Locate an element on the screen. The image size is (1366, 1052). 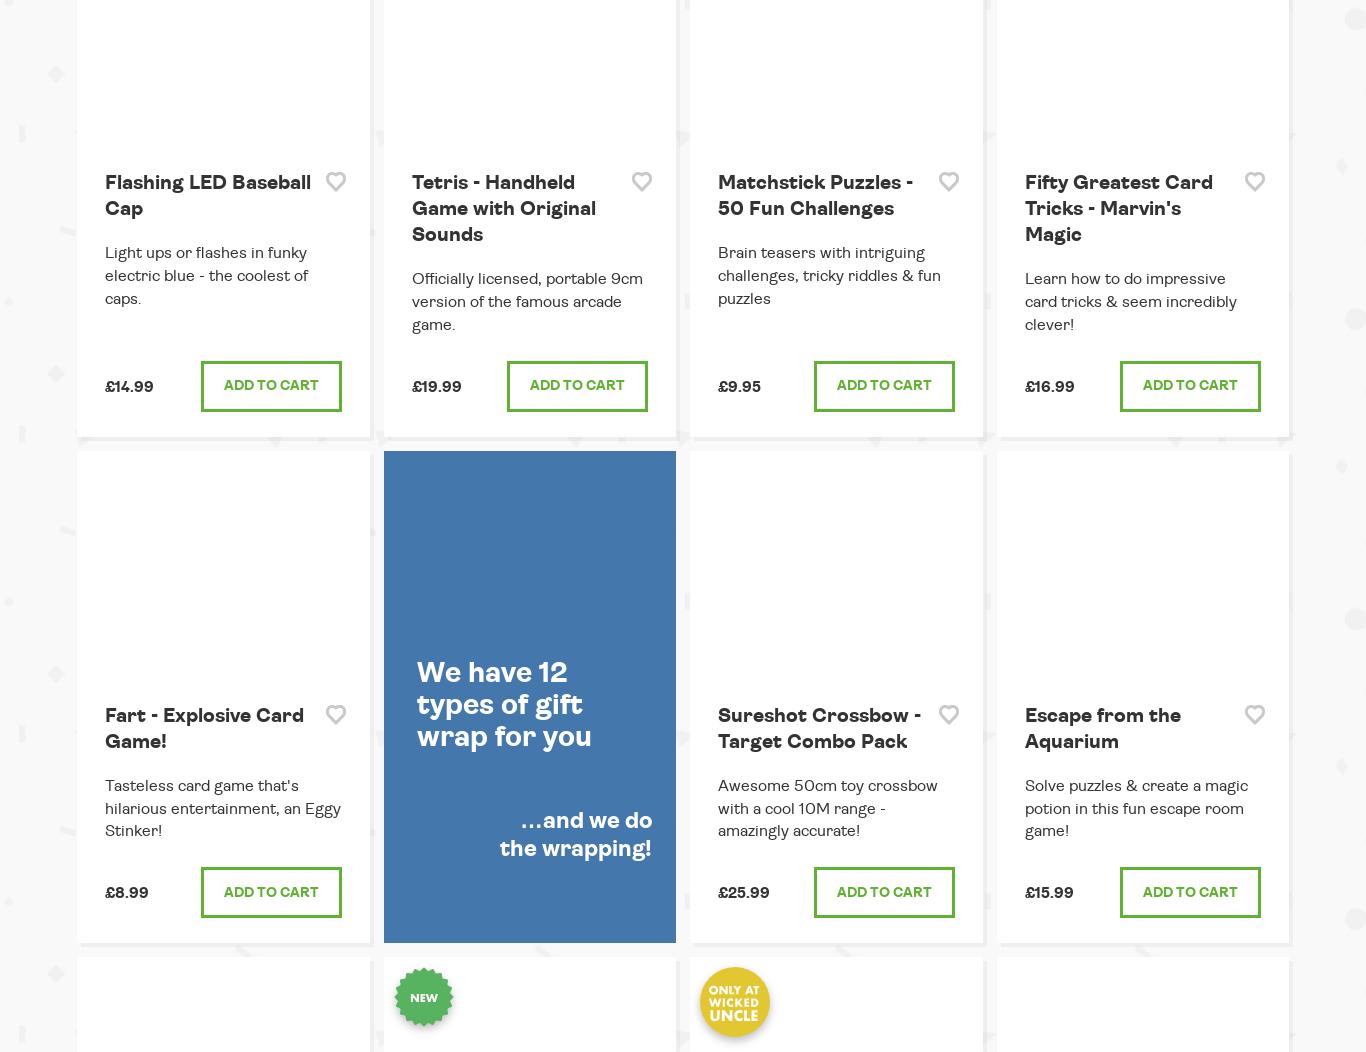
'Matchstick Puzzles - 50 Fun Challenges' is located at coordinates (814, 195).